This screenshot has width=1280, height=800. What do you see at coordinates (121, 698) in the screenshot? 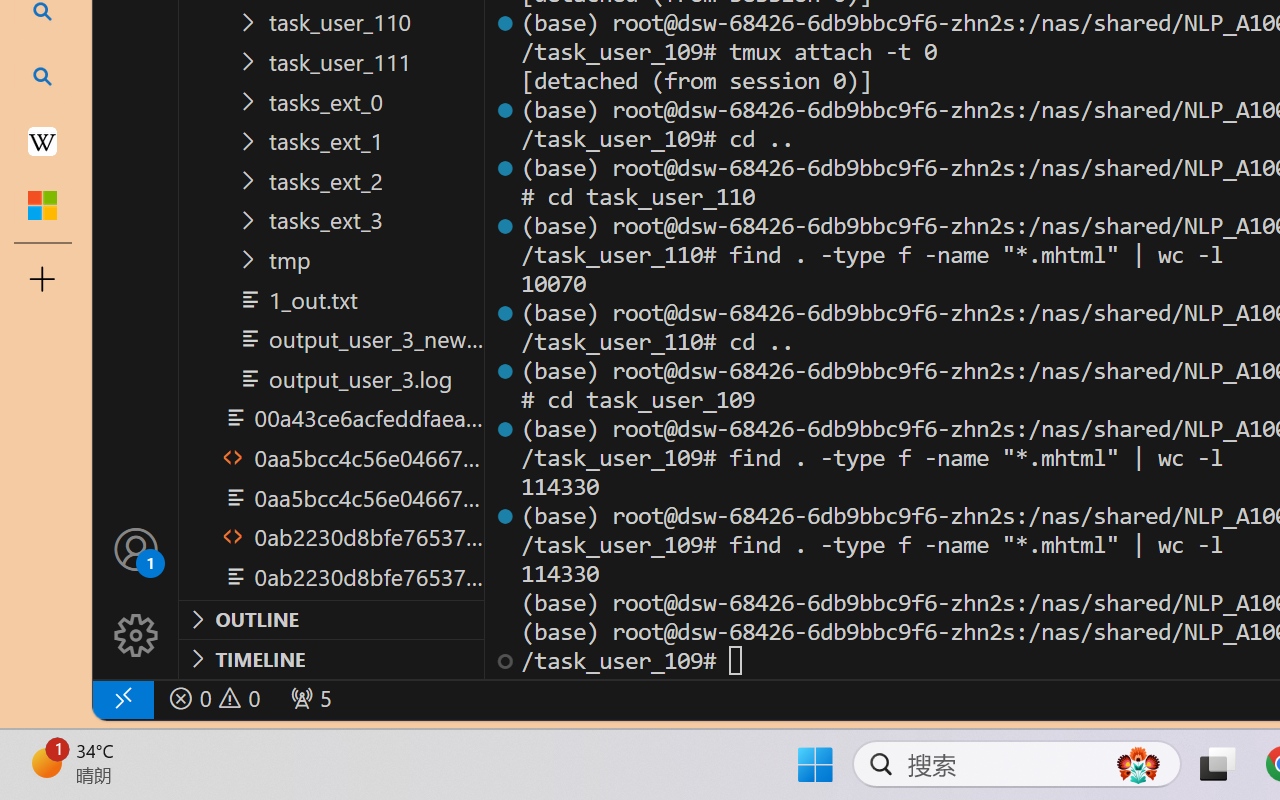
I see `'remote'` at bounding box center [121, 698].